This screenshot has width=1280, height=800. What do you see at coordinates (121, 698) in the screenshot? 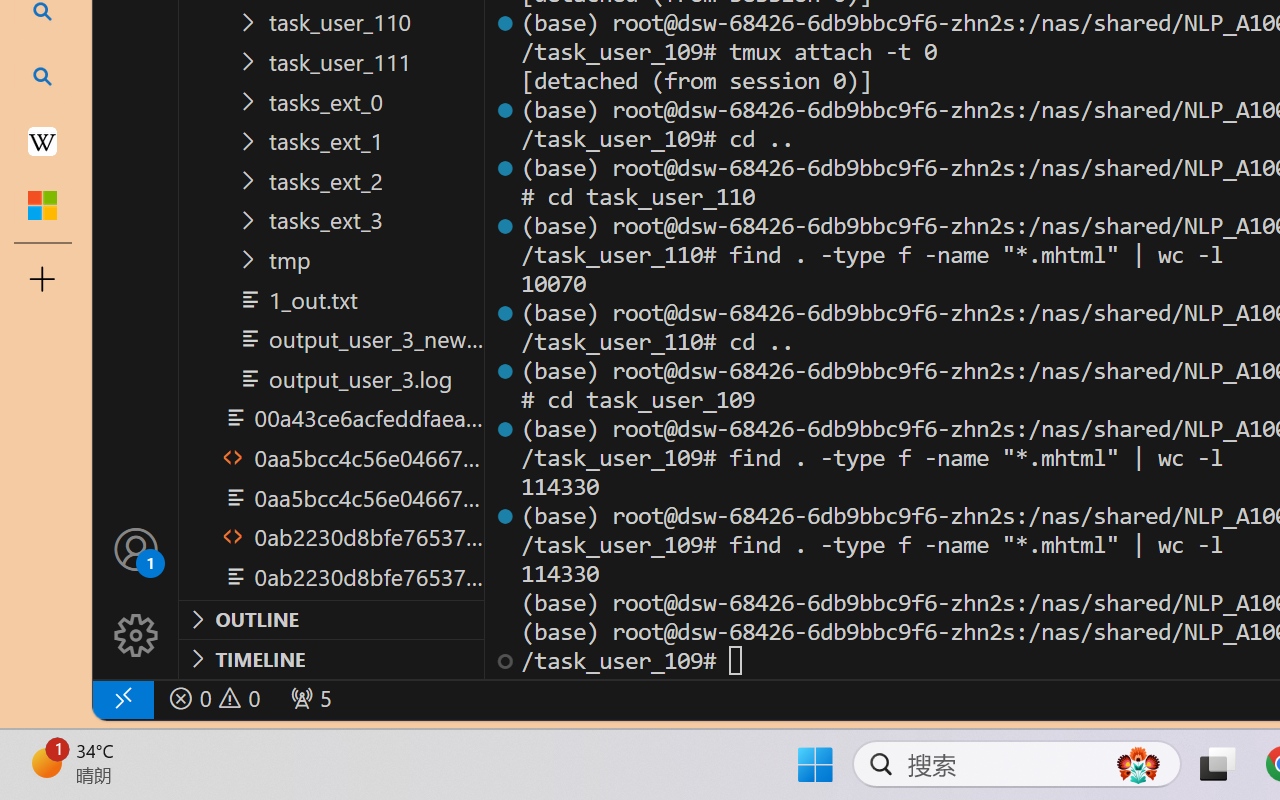
I see `'remote'` at bounding box center [121, 698].